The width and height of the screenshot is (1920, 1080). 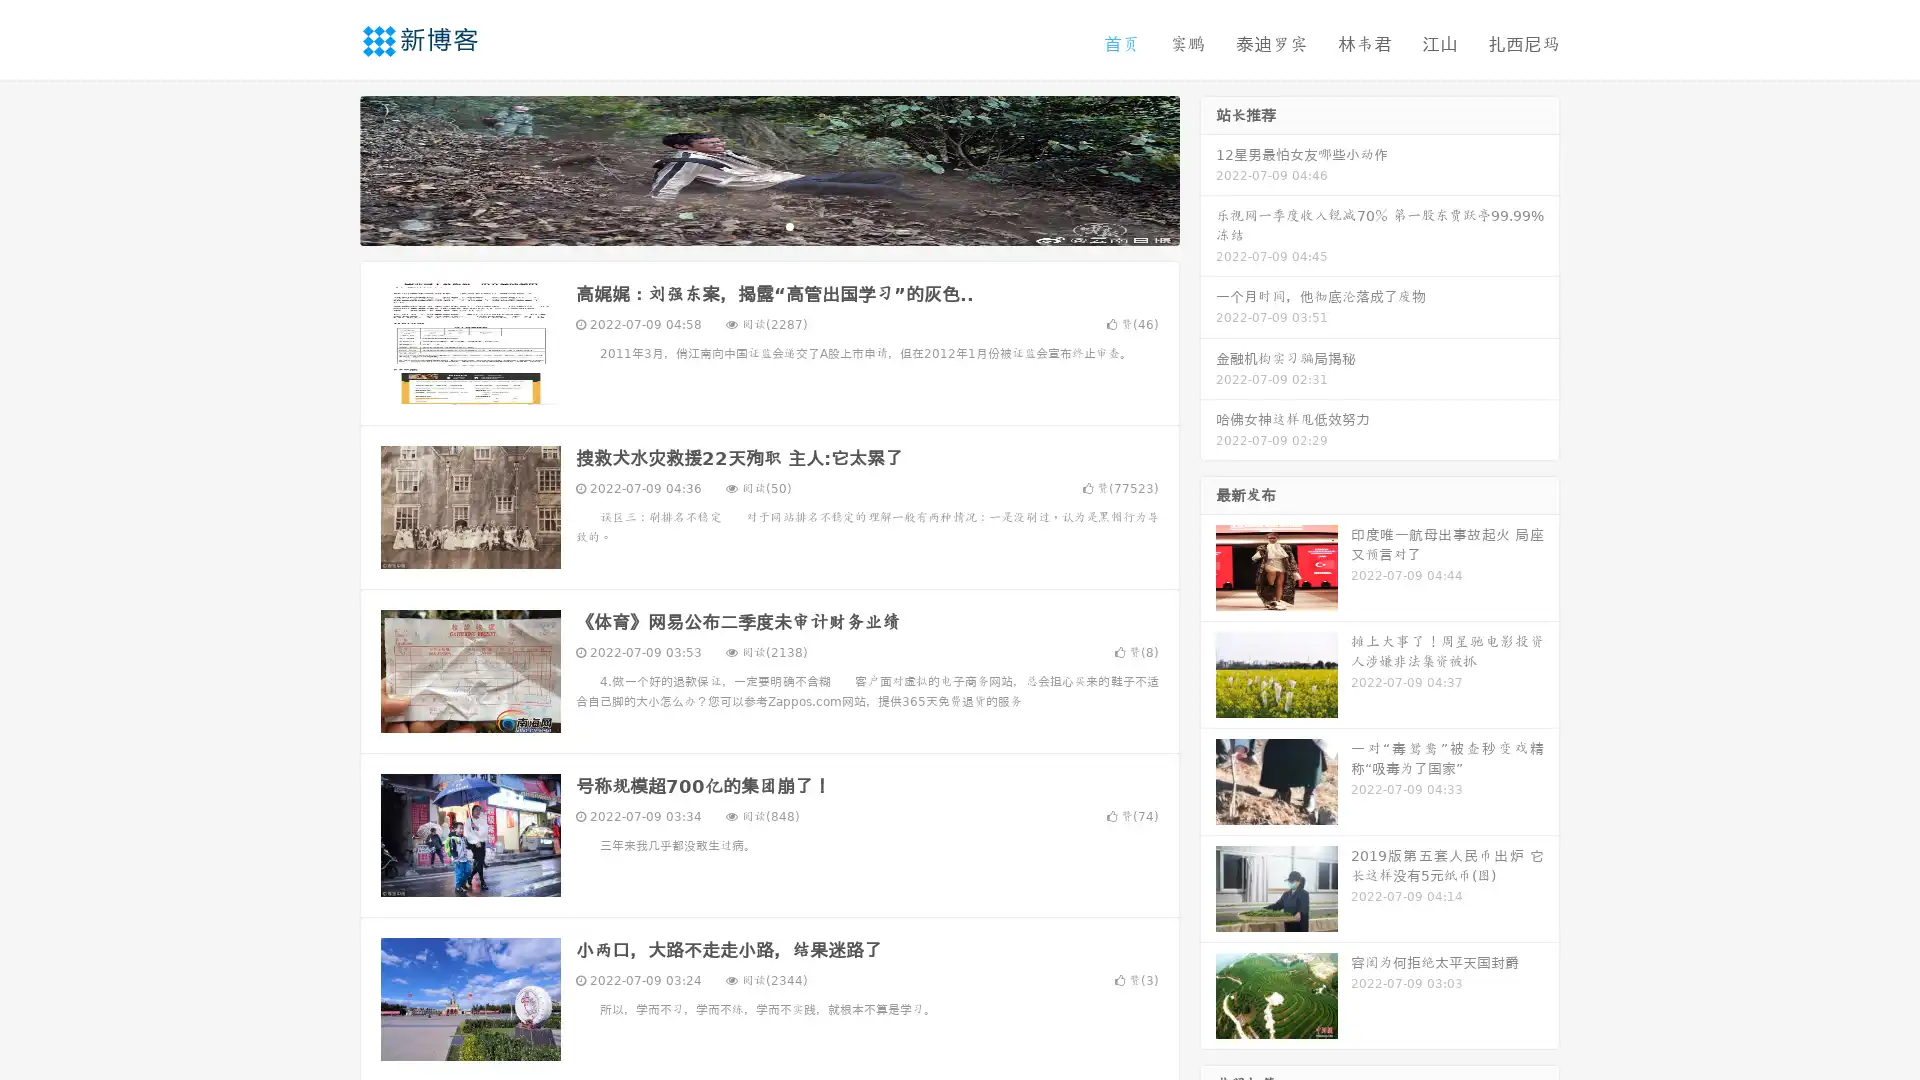 I want to click on Go to slide 2, so click(x=768, y=225).